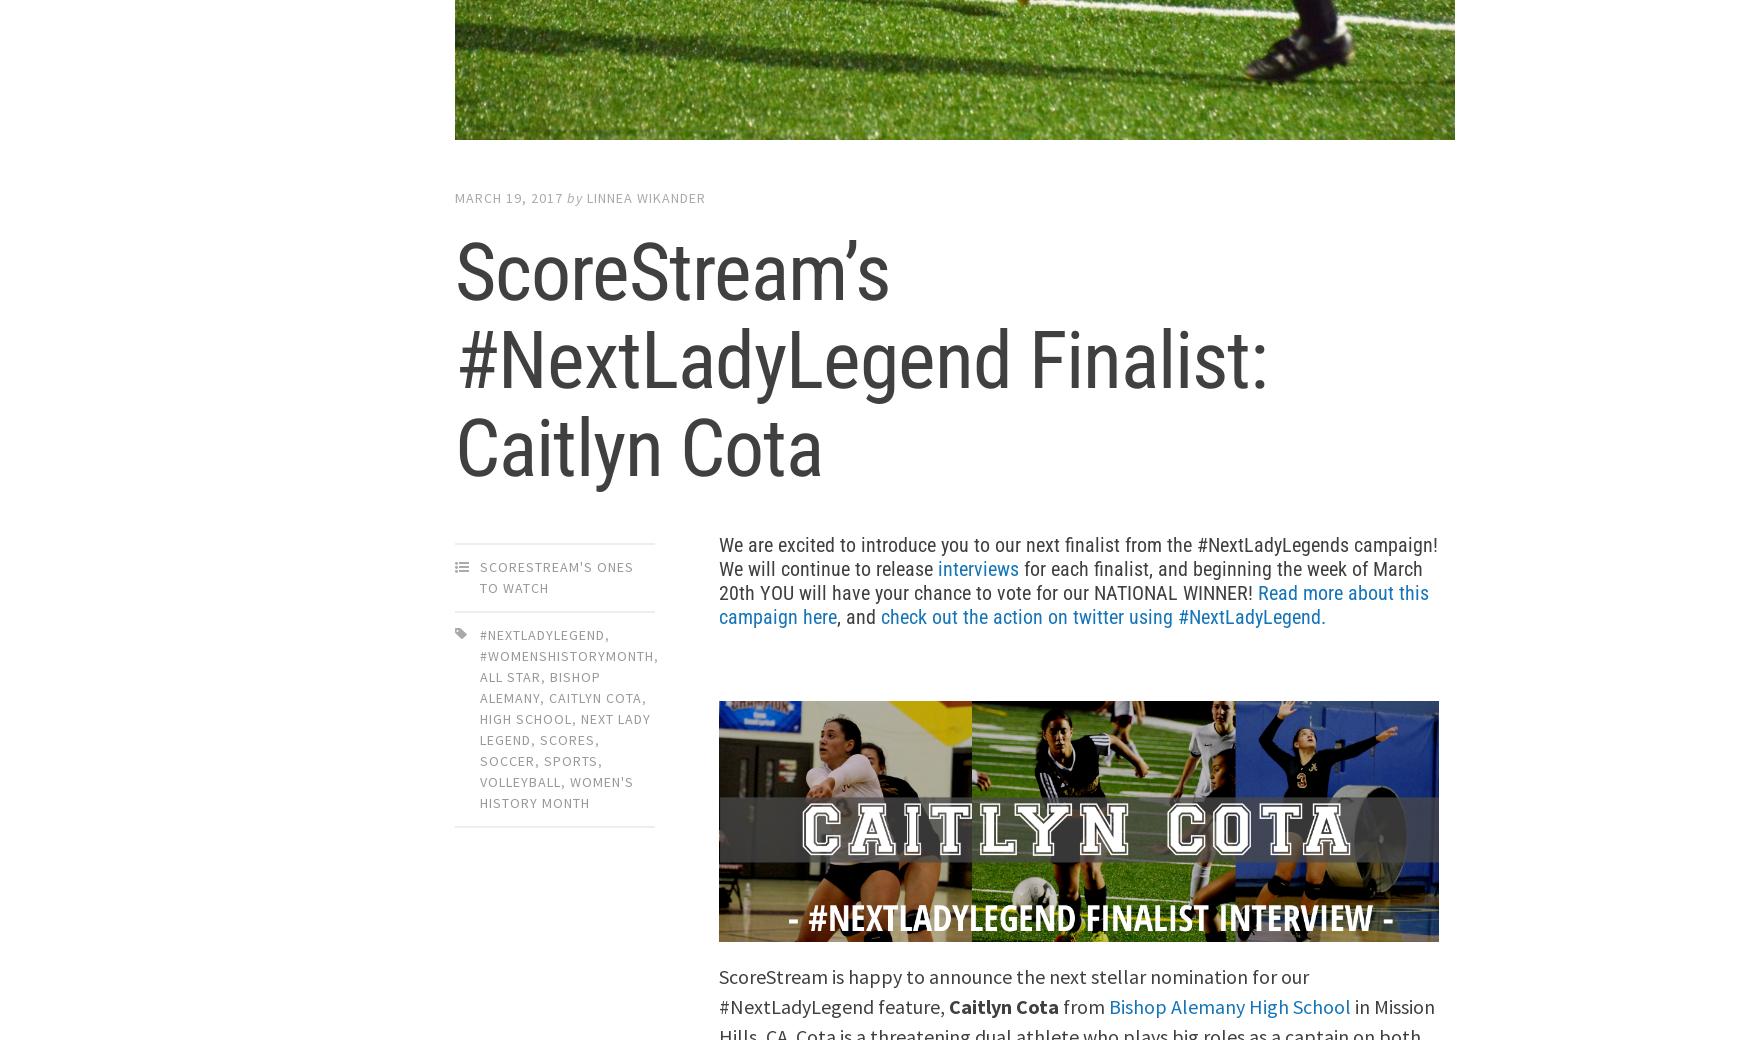  What do you see at coordinates (861, 359) in the screenshot?
I see `'ScoreStream’s #NextLadyLegend Finalist: Caitlyn Cota'` at bounding box center [861, 359].